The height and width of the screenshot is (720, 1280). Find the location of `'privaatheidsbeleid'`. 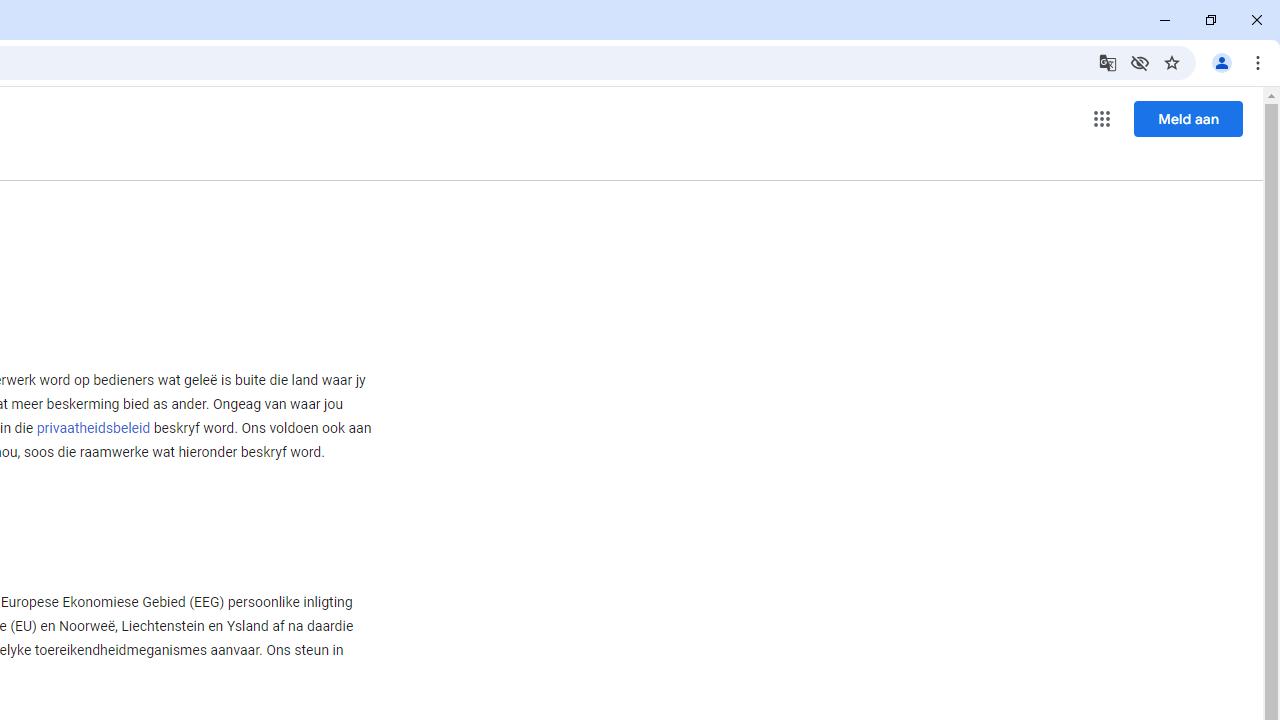

'privaatheidsbeleid' is located at coordinates (92, 427).